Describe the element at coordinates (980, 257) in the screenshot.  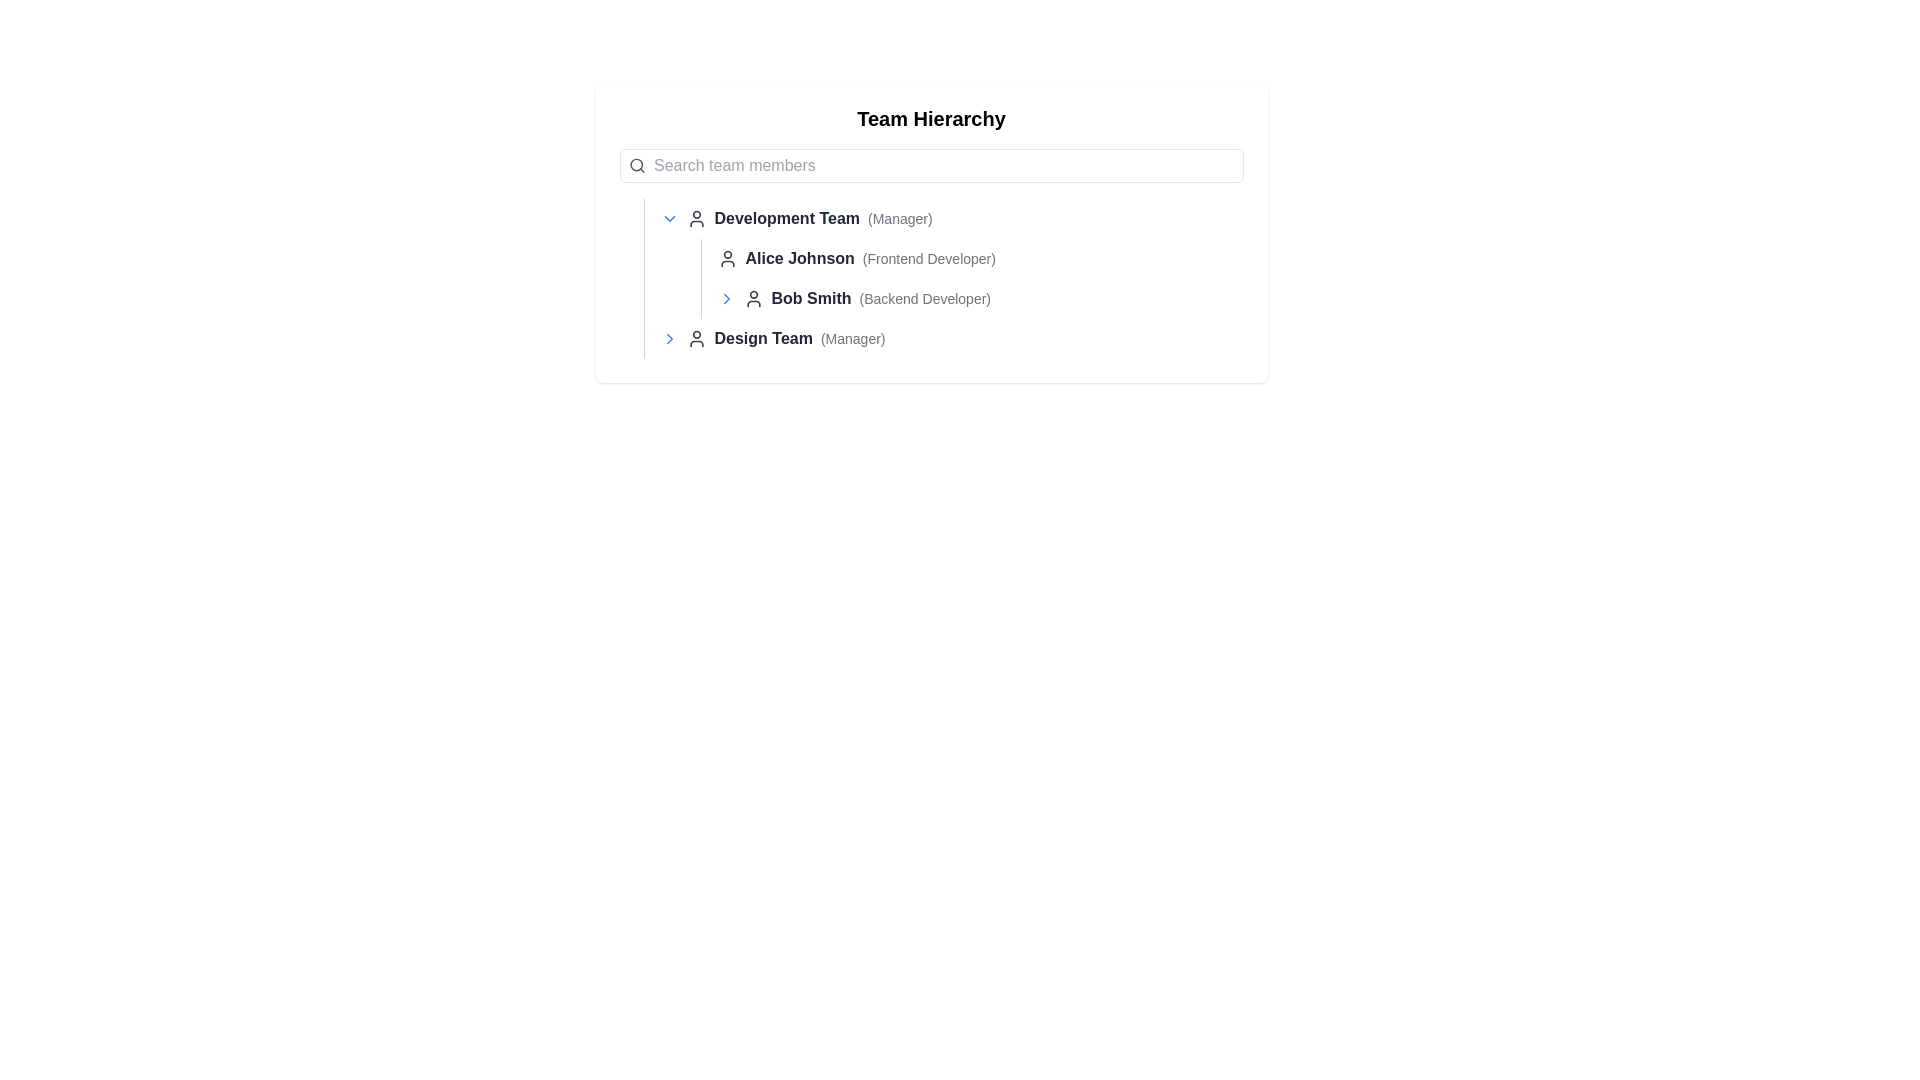
I see `the textual display element that provides information about a team member, positioned under the 'Development Team (Manager)' heading and above 'Bob Smith (Backend Developer)'` at that location.